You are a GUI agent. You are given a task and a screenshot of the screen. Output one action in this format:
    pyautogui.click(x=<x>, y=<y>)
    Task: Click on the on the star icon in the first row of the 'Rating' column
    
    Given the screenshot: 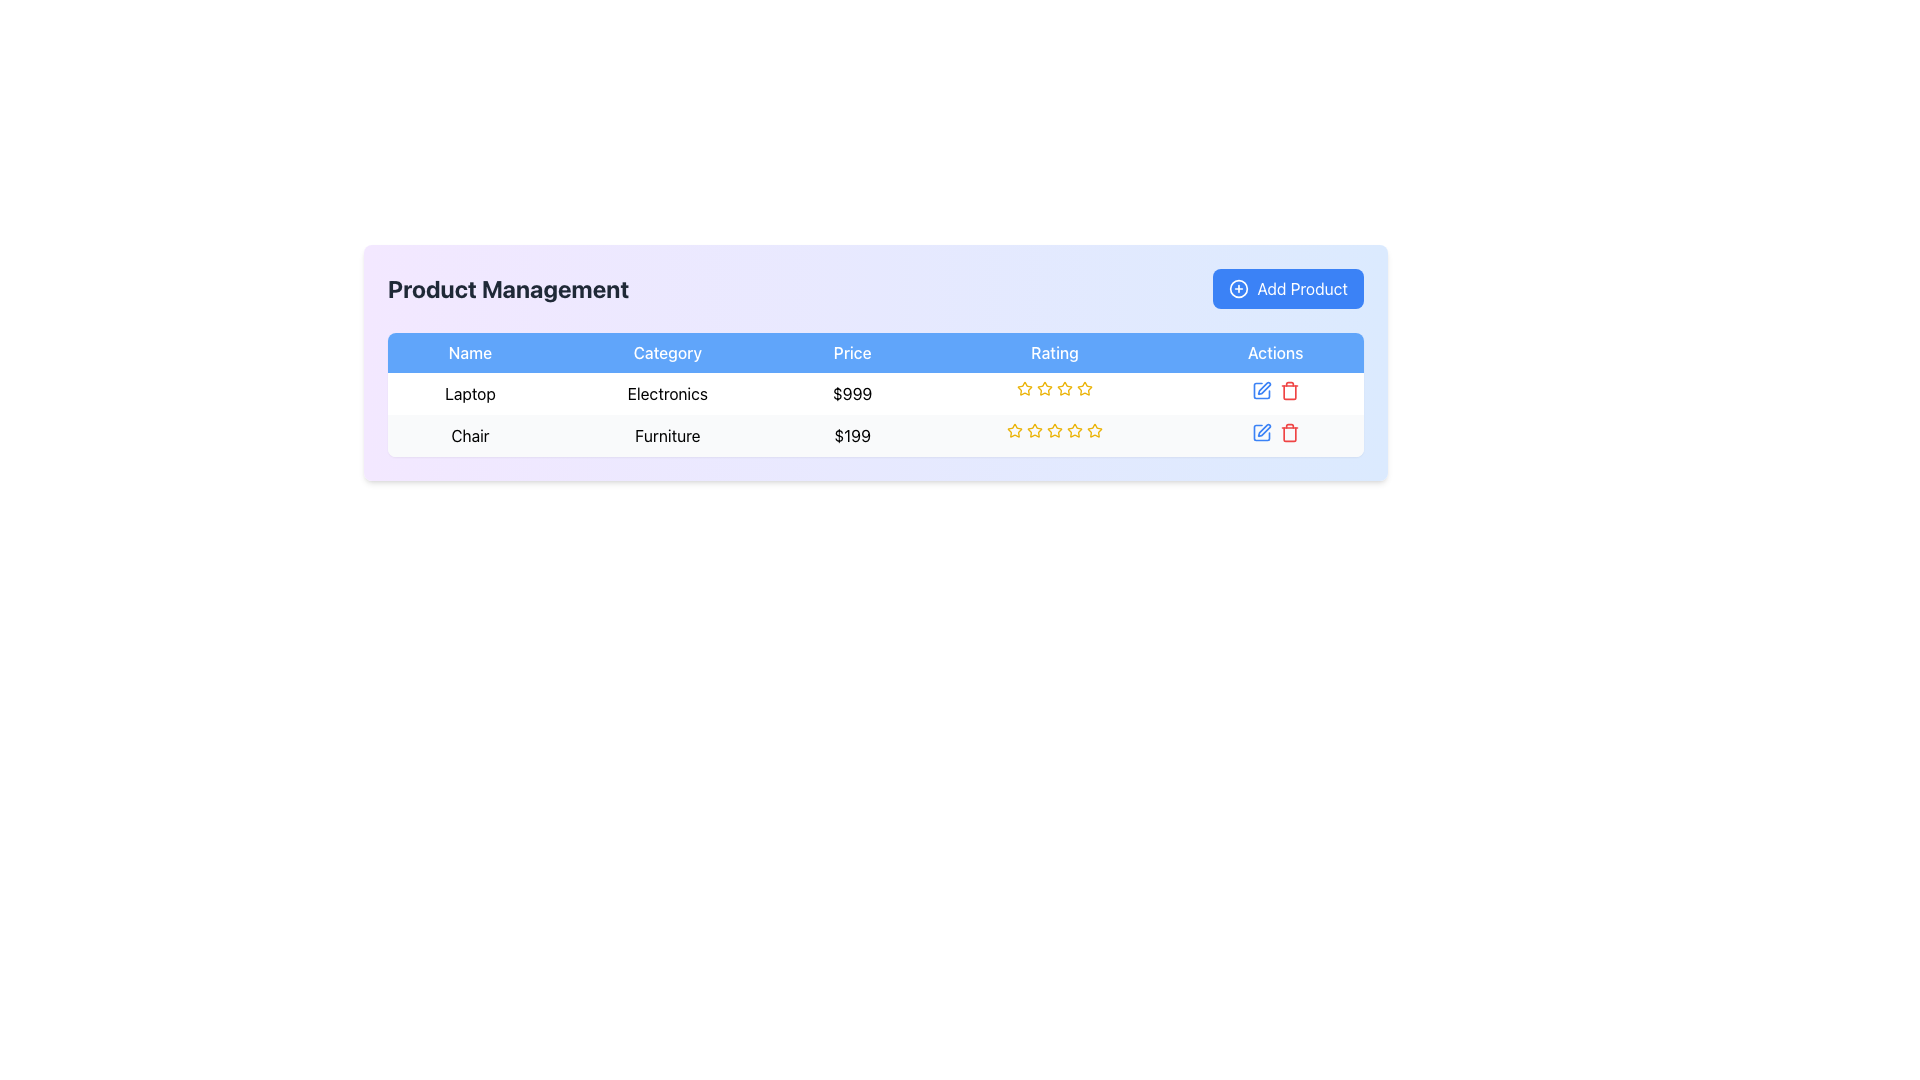 What is the action you would take?
    pyautogui.click(x=1083, y=388)
    